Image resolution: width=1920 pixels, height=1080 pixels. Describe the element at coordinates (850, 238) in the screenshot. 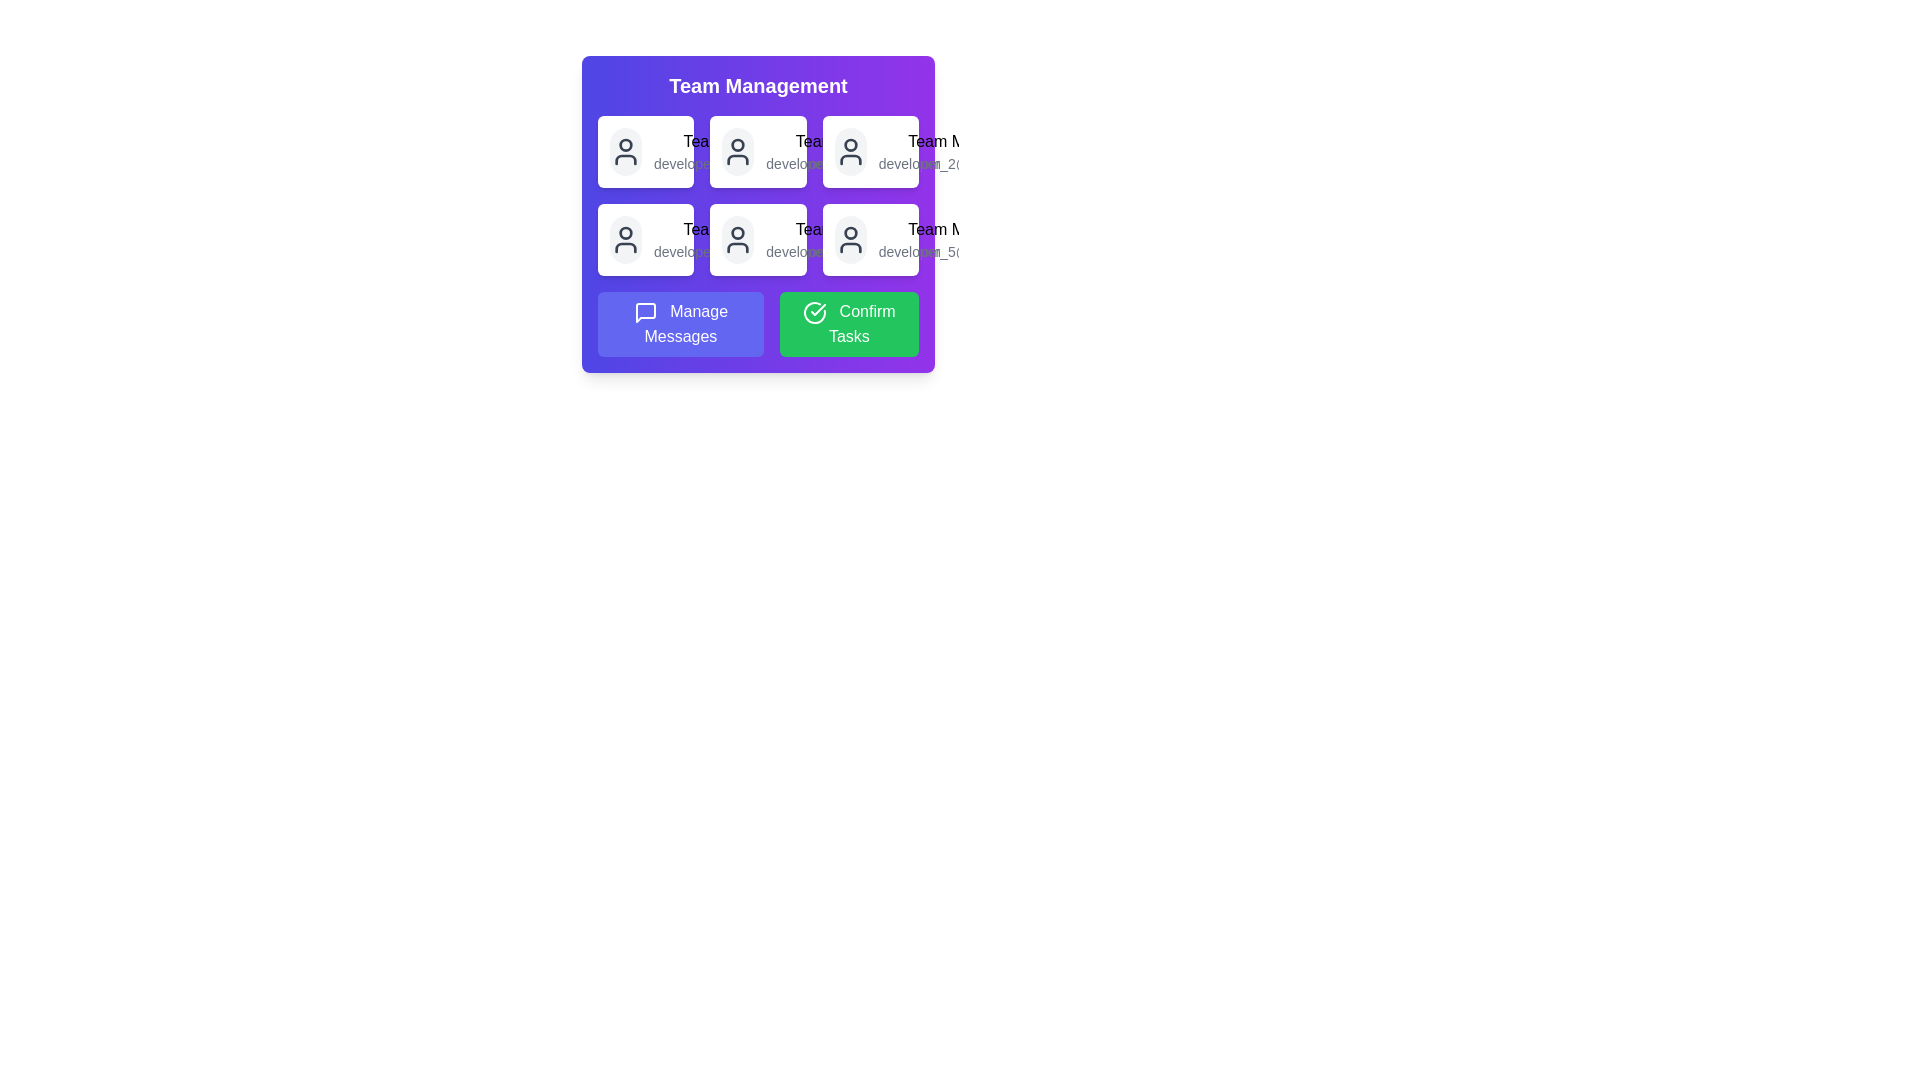

I see `the circular user profile icon with a light gray background and dark gray silhouette, located in the profile card labeled 'Team Member 6'` at that location.